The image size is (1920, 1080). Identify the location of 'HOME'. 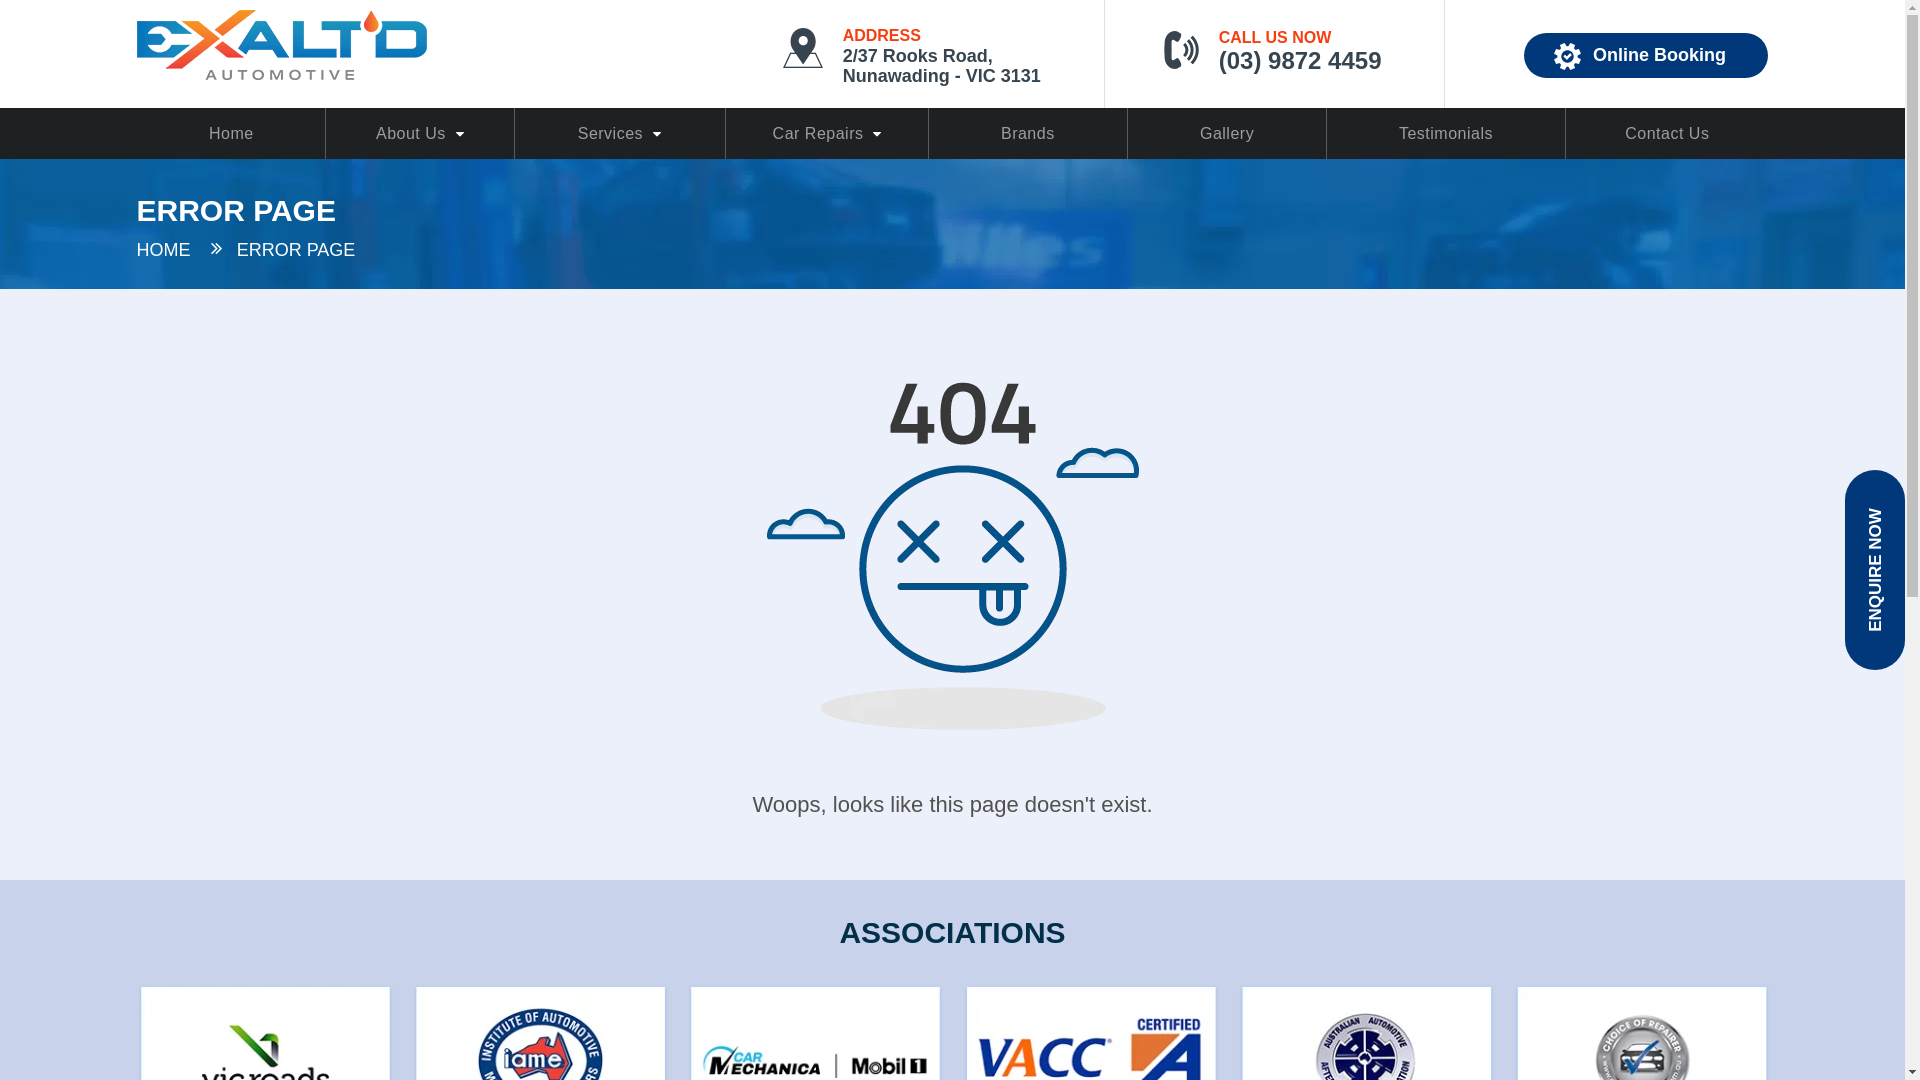
(163, 249).